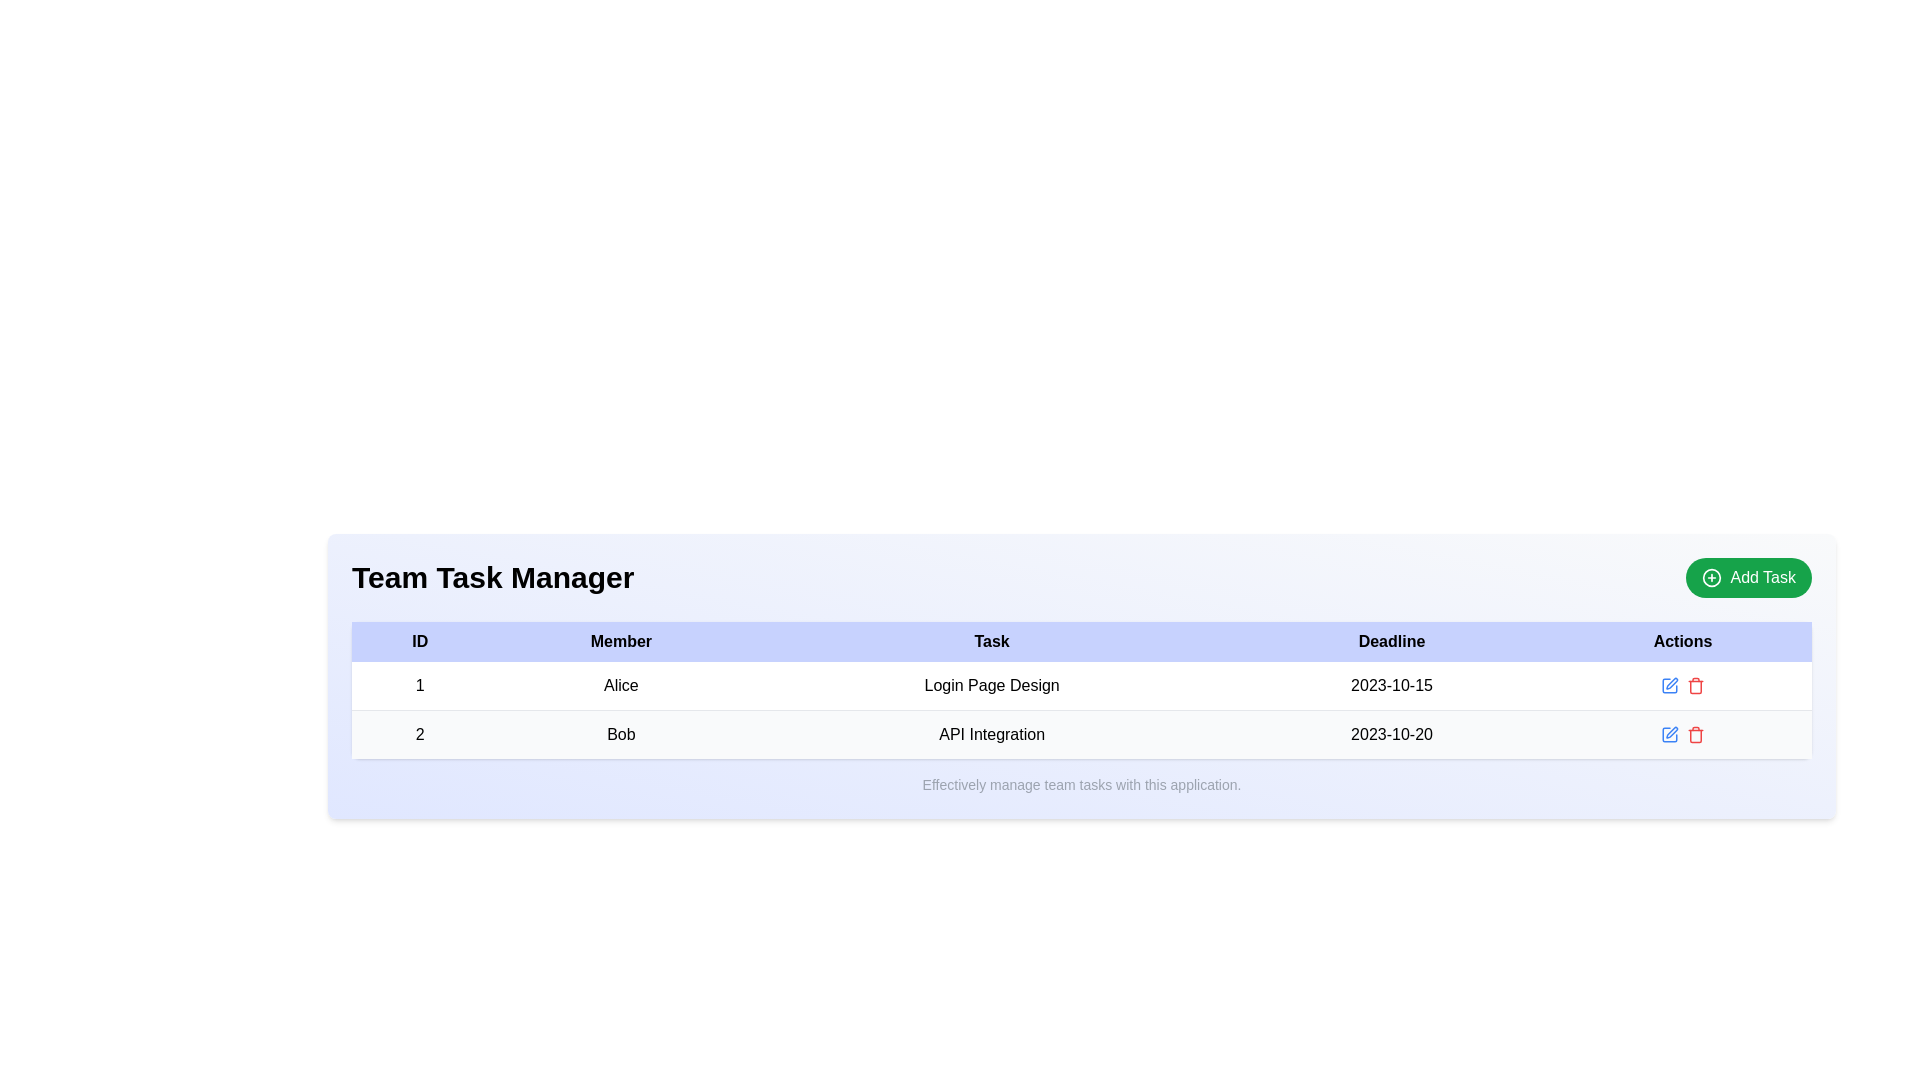 The image size is (1920, 1080). What do you see at coordinates (1672, 682) in the screenshot?
I see `the 'Edit' icon located in the 'Actions' column of the table for the first task entry (Alice's task) to modify its details` at bounding box center [1672, 682].